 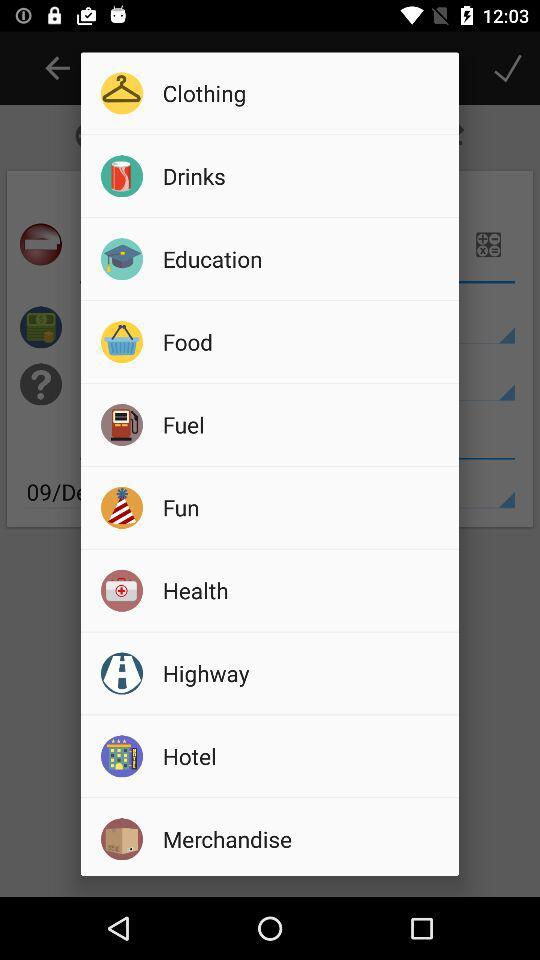 What do you see at coordinates (303, 175) in the screenshot?
I see `the drinks item` at bounding box center [303, 175].